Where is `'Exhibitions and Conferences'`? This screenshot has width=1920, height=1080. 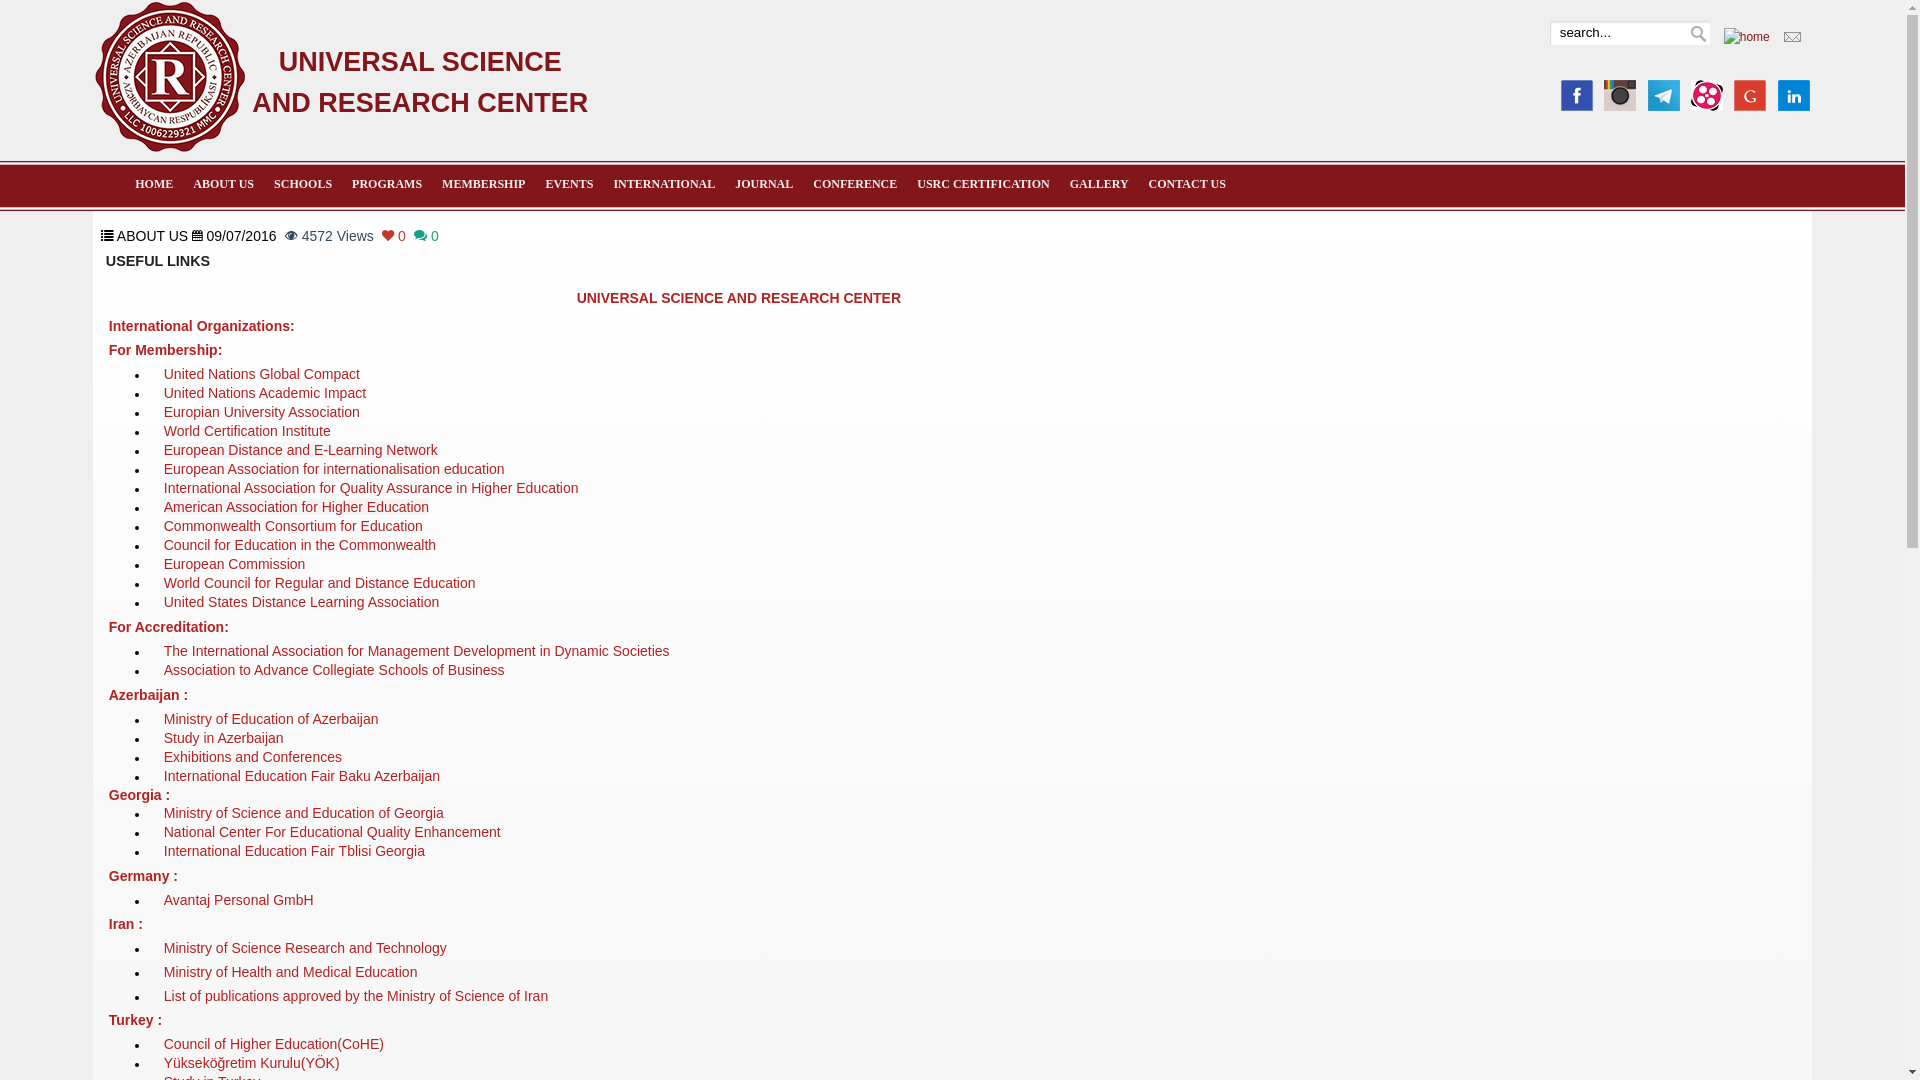
'Exhibitions and Conferences' is located at coordinates (252, 756).